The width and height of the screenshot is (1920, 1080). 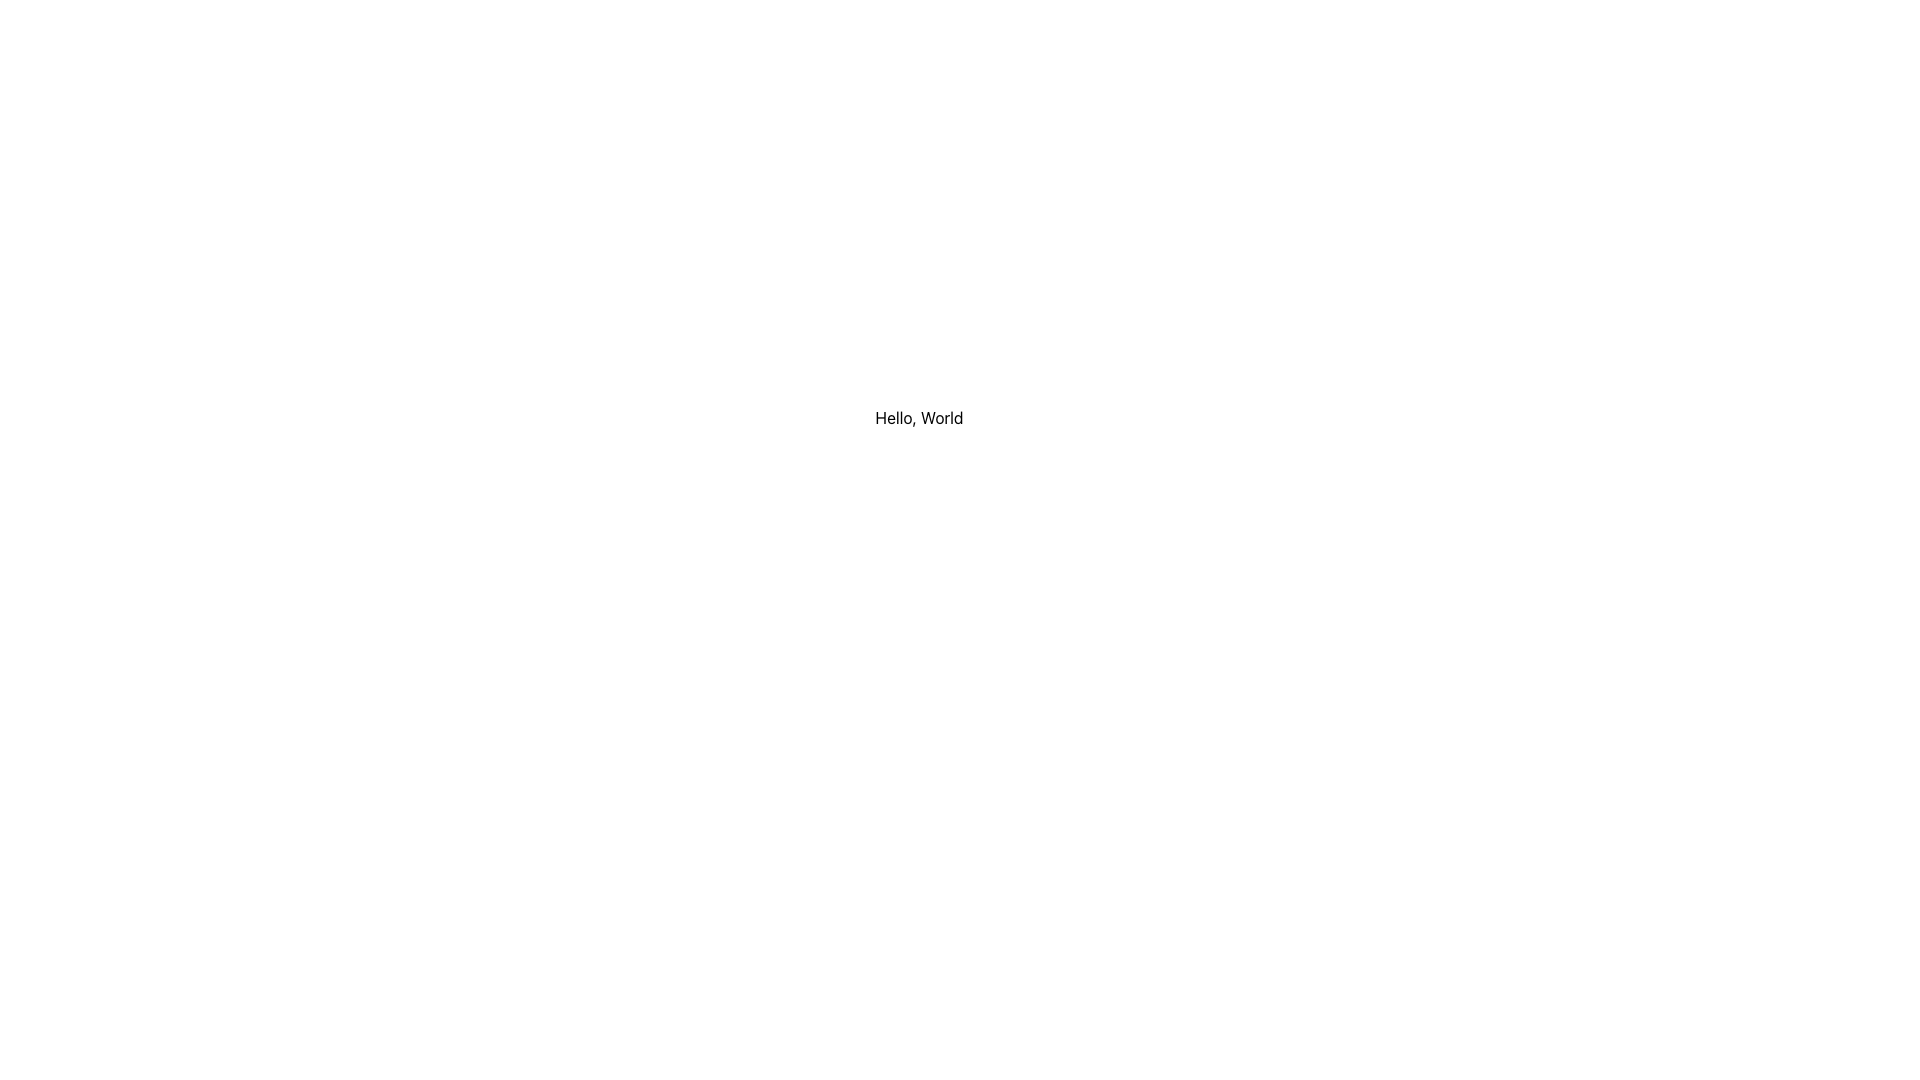 I want to click on the Label or Text Display Component that displays the phrase 'Hello, World' on a white background, so click(x=918, y=416).